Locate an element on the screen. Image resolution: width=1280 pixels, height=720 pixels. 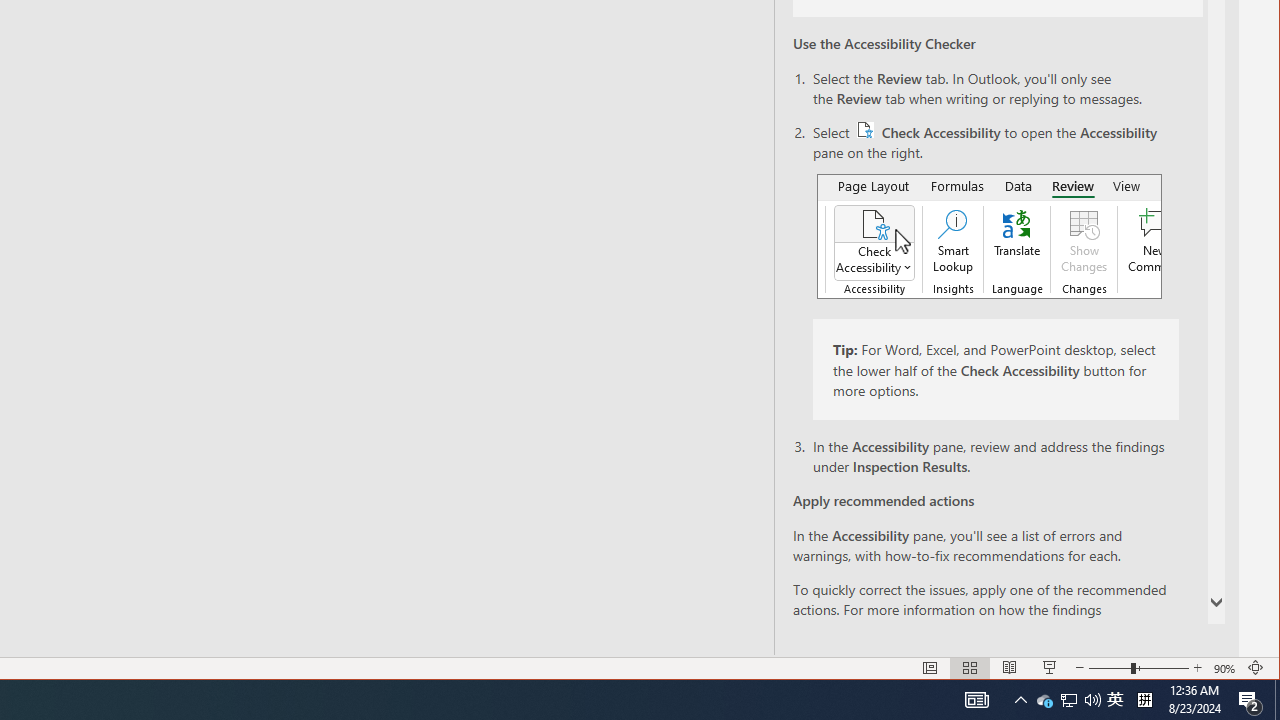
'Accessibility checker button on ribbon' is located at coordinates (989, 235).